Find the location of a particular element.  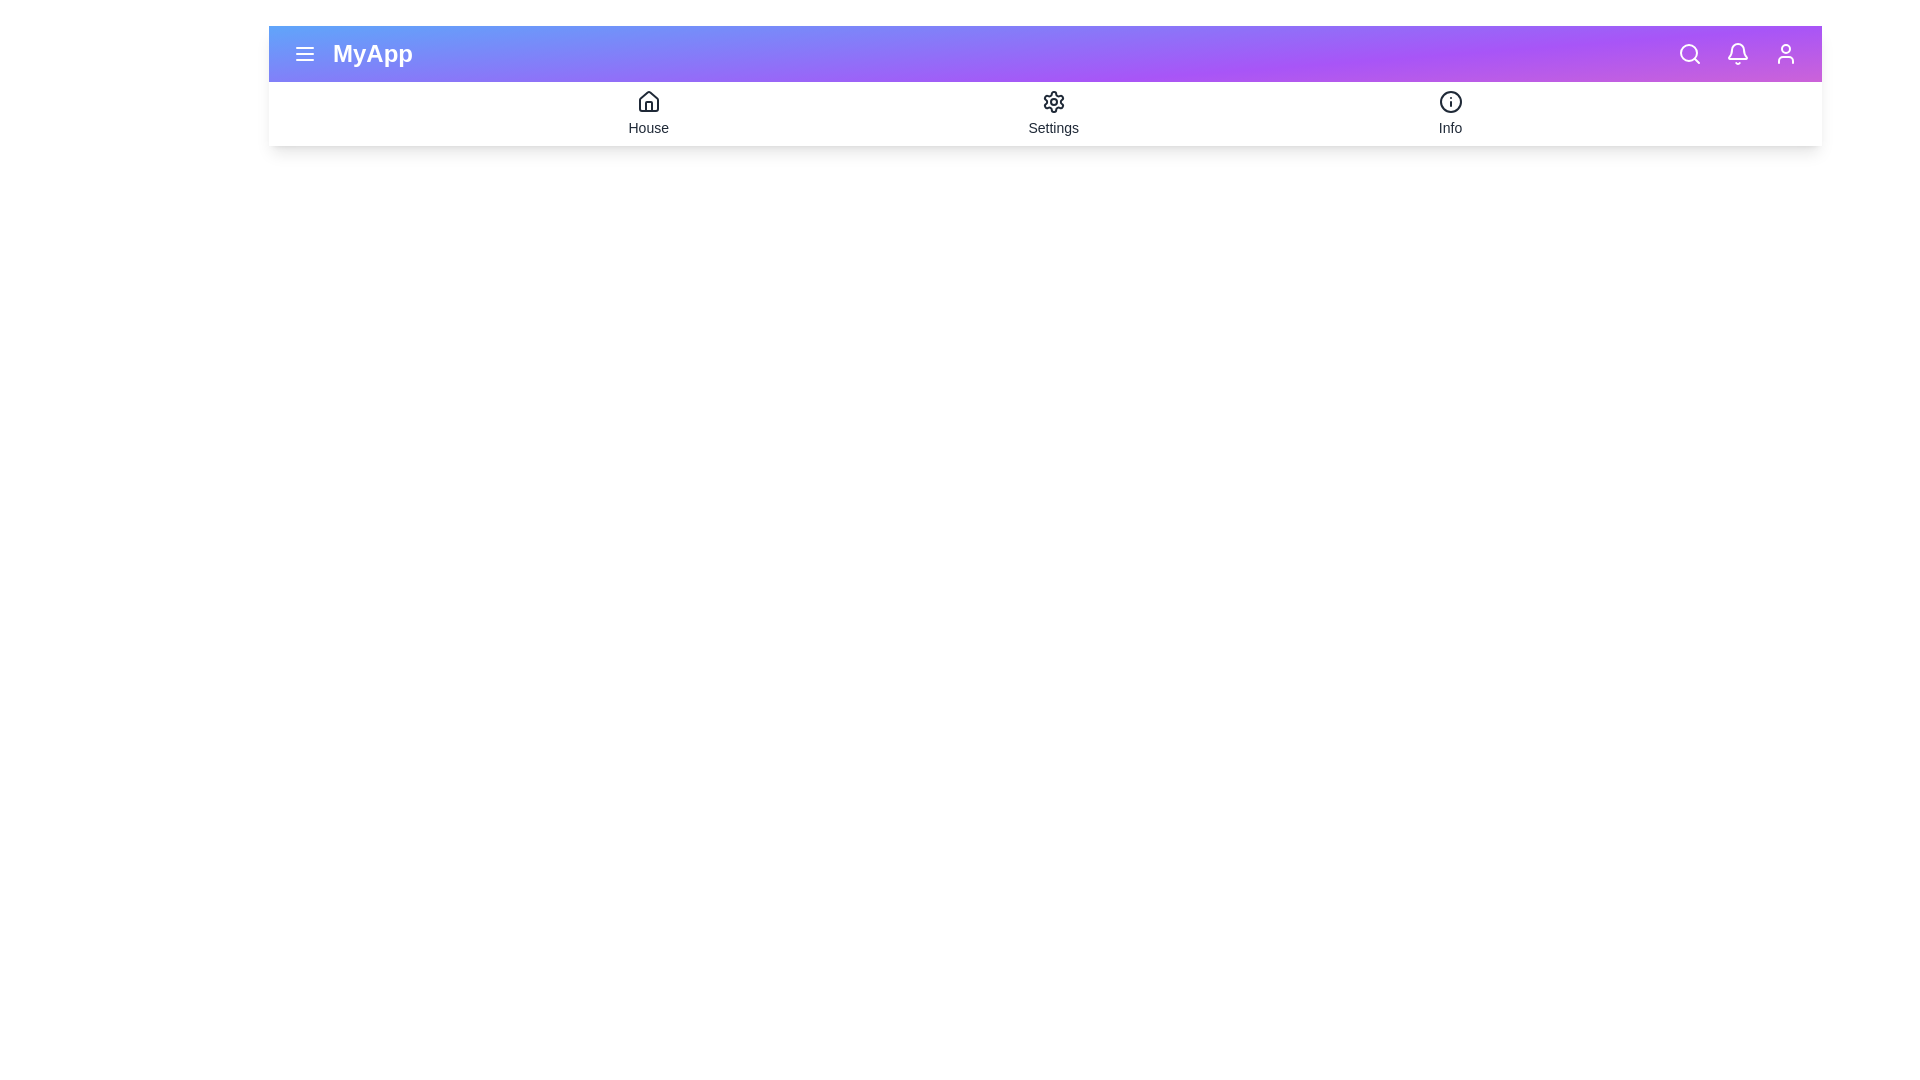

the icon settings to preview its interaction is located at coordinates (1051, 101).